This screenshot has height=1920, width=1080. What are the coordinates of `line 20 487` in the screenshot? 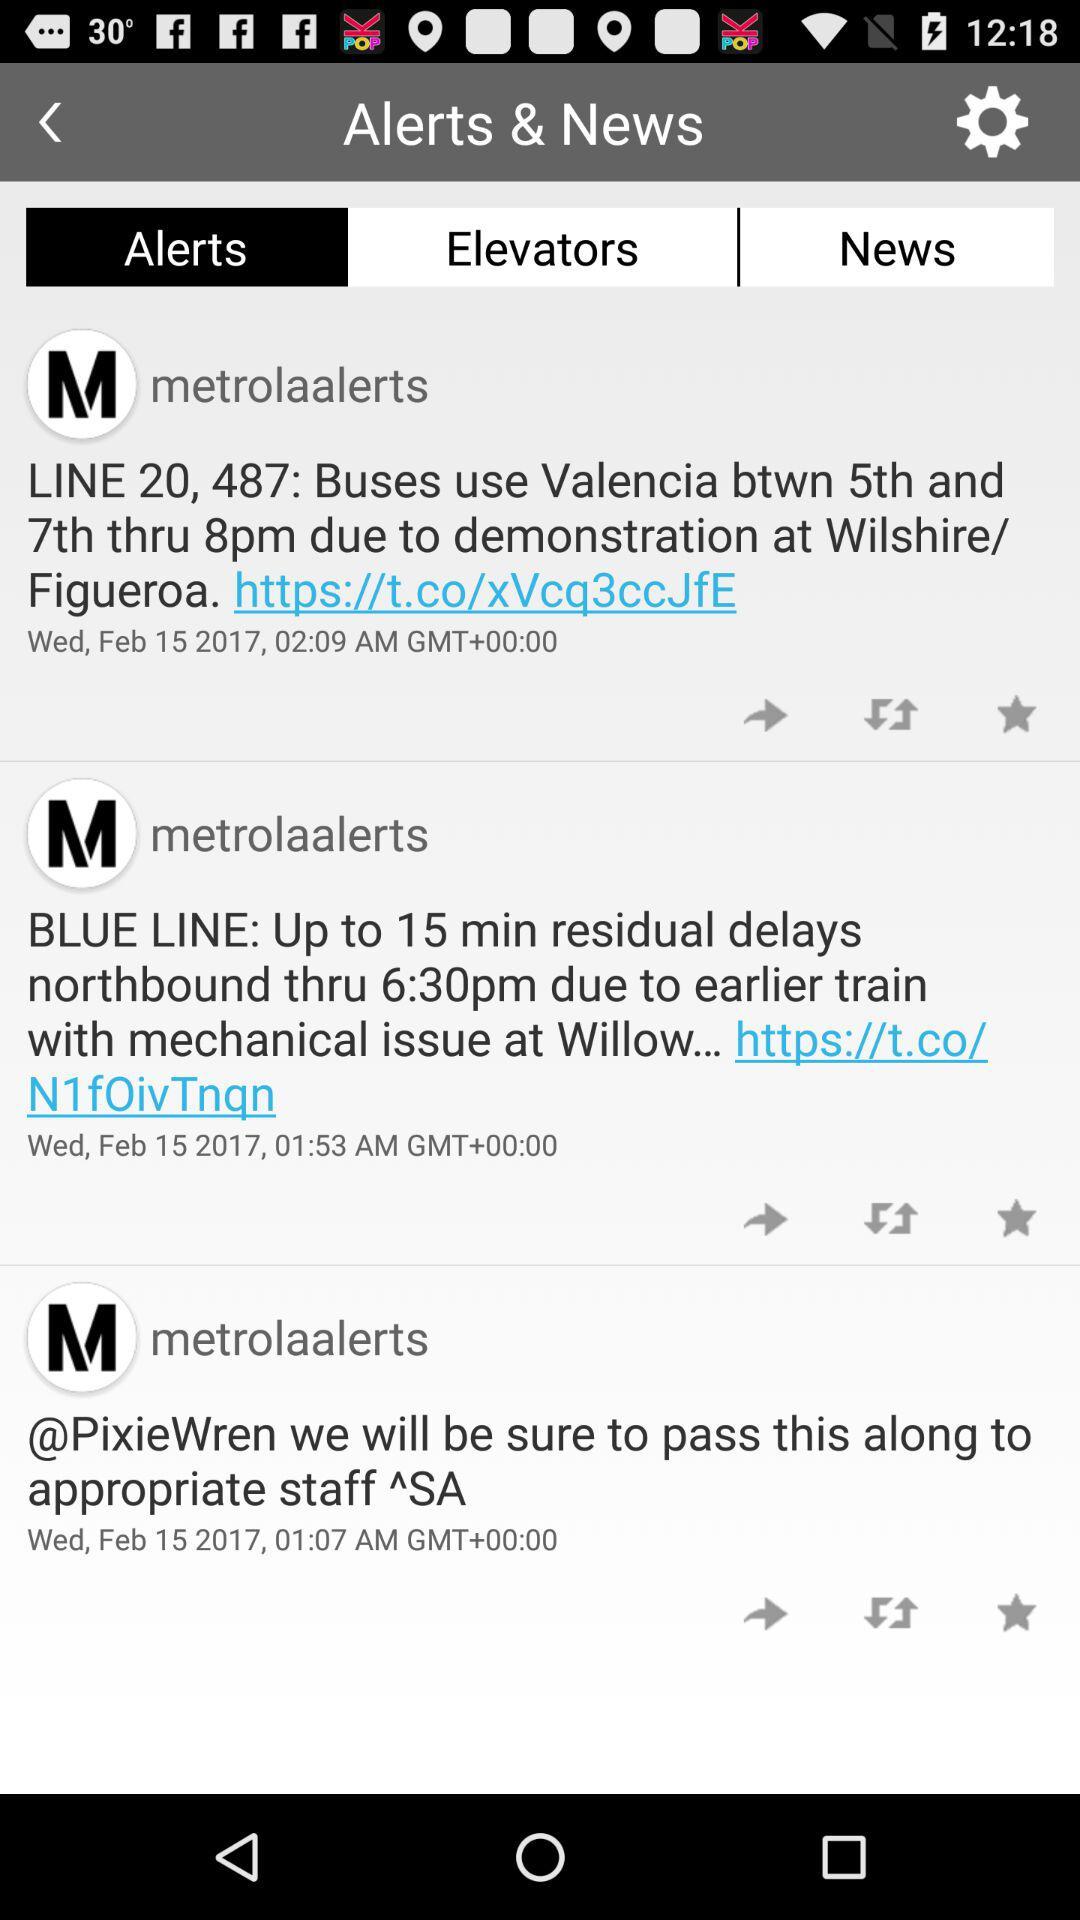 It's located at (540, 533).